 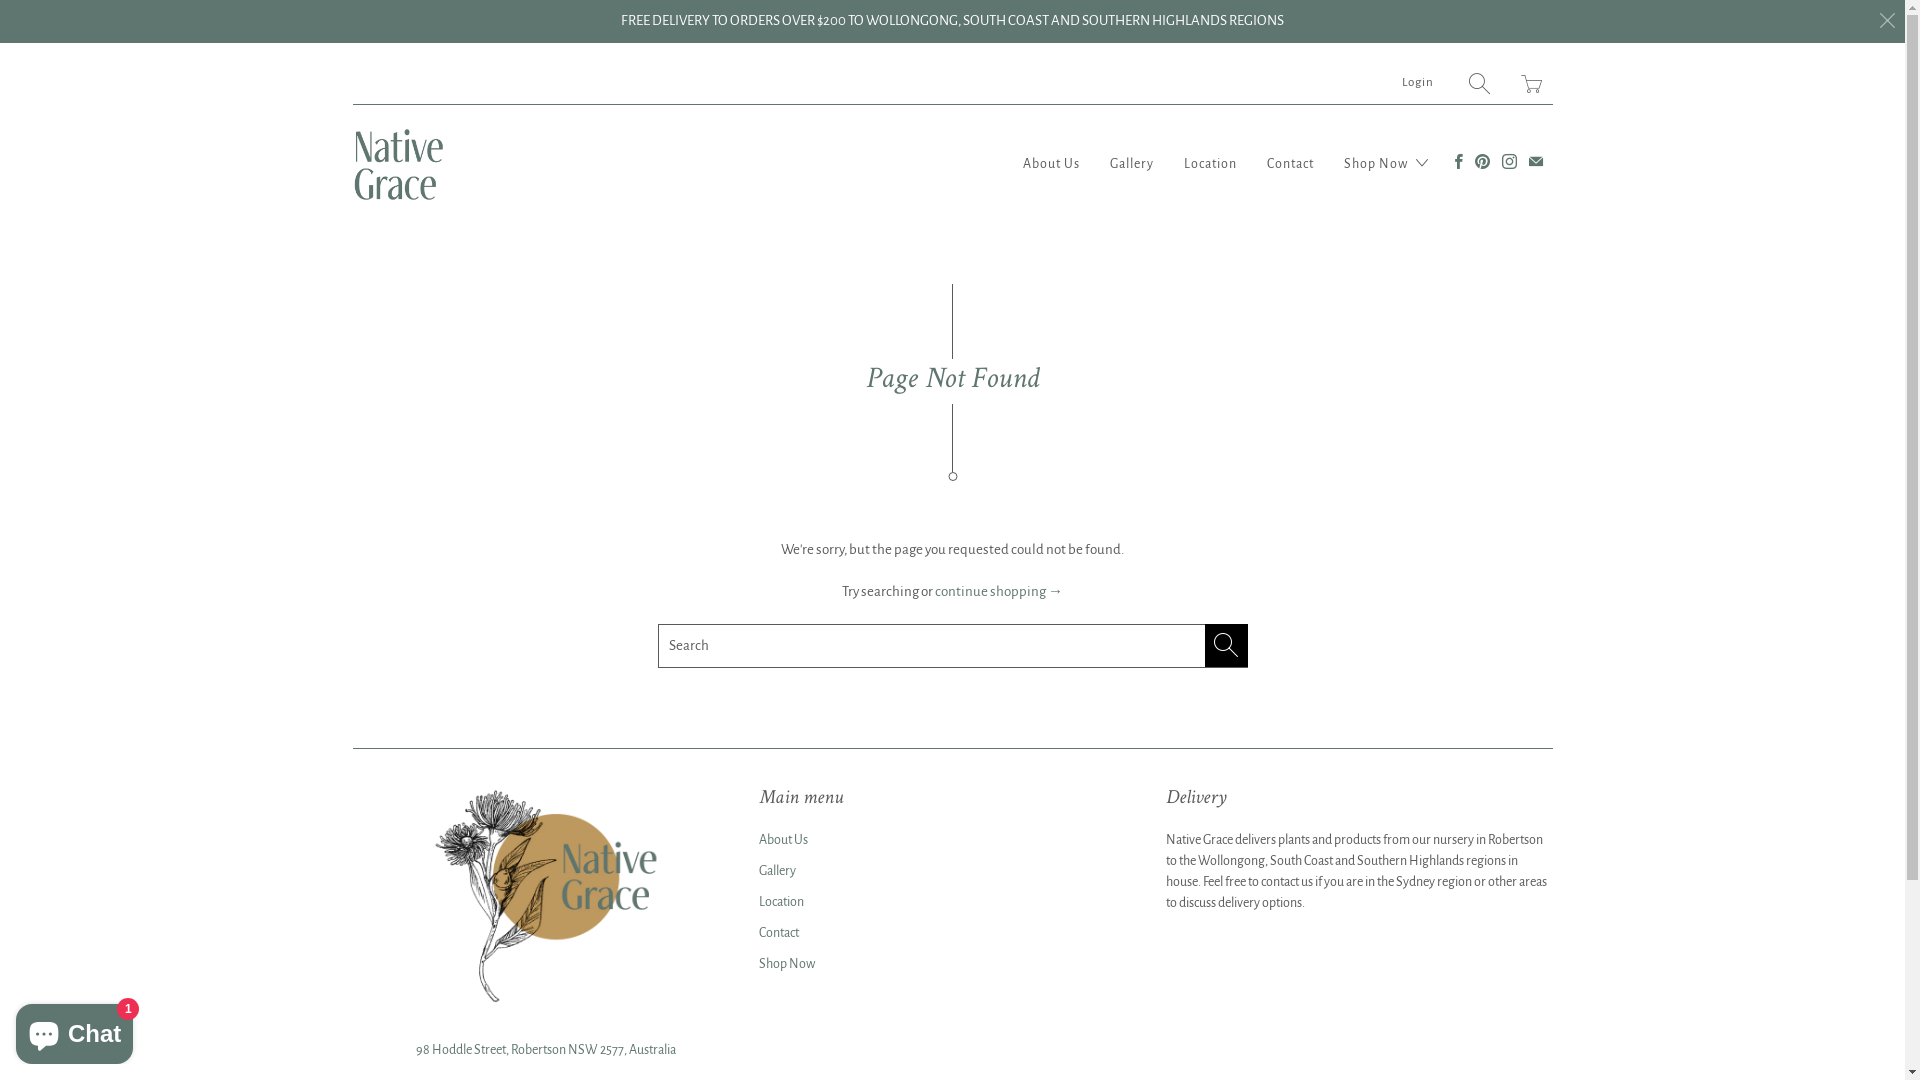 I want to click on 'Contact', so click(x=1289, y=162).